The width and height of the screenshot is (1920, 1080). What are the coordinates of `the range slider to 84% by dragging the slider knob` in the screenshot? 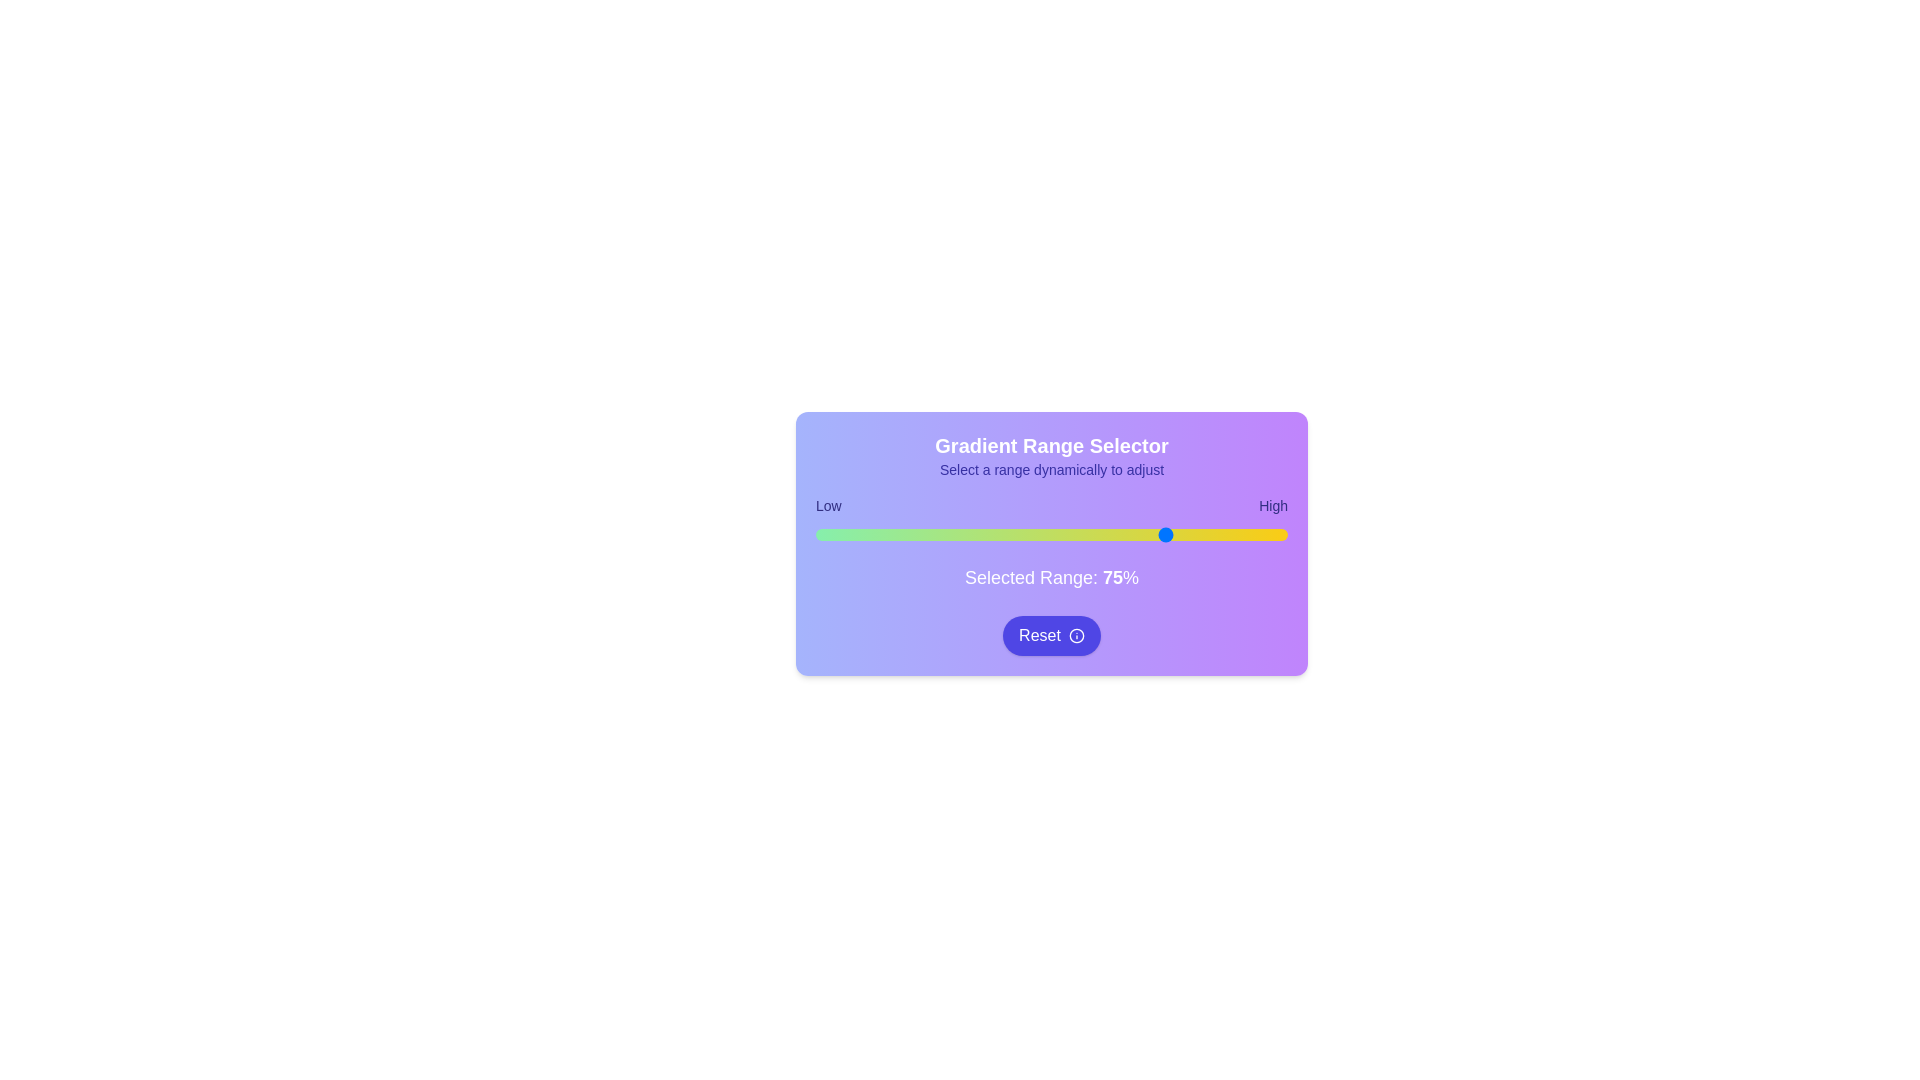 It's located at (1211, 534).